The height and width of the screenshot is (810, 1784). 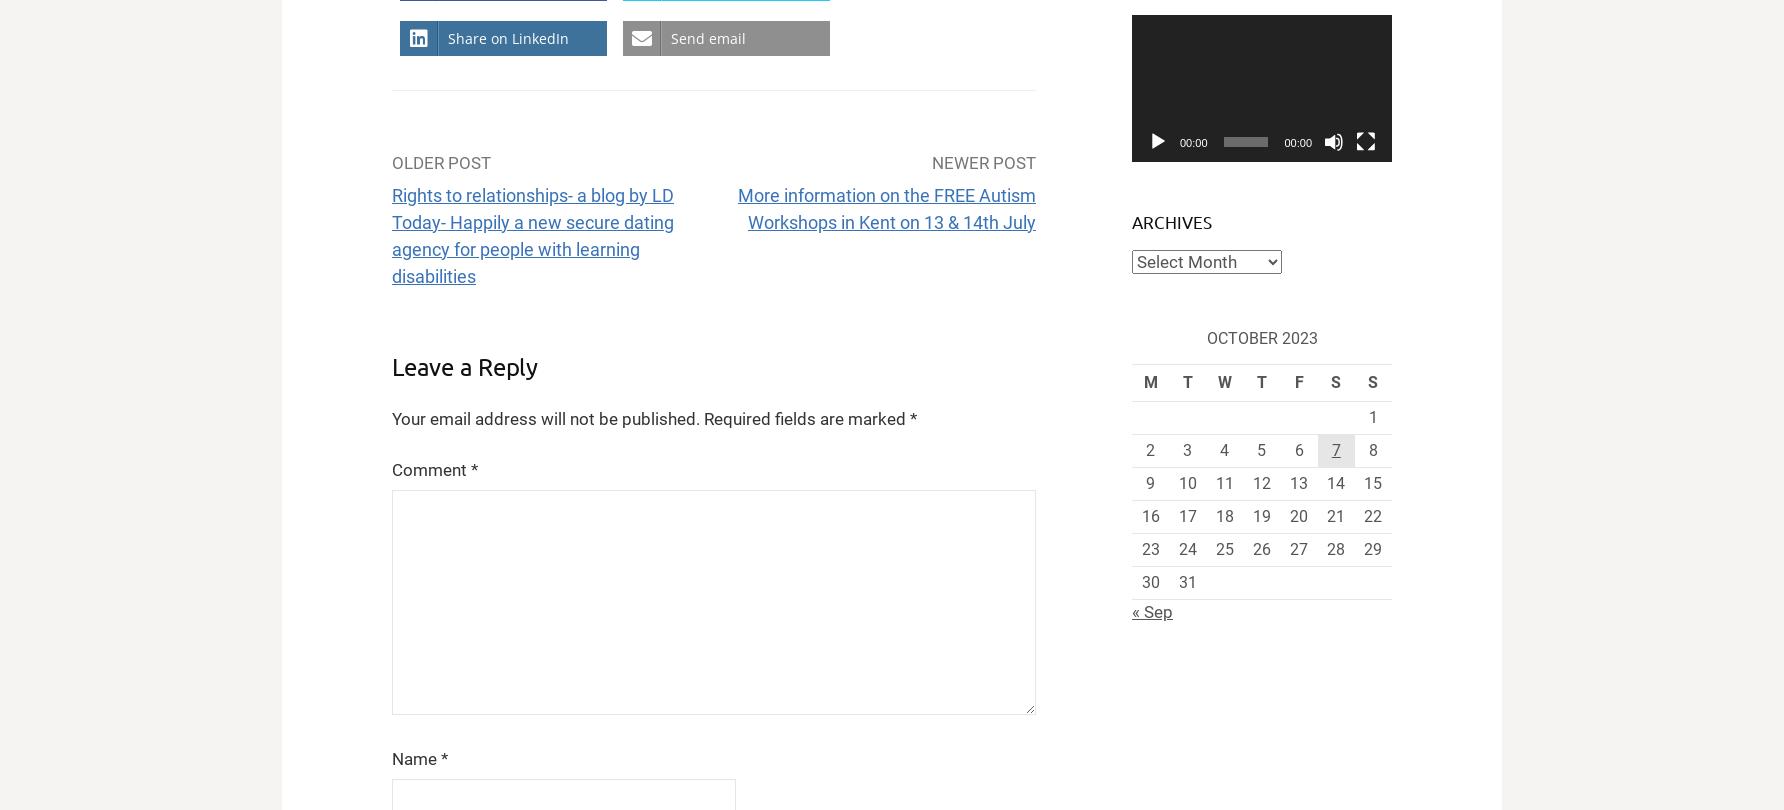 I want to click on '19', so click(x=1259, y=516).